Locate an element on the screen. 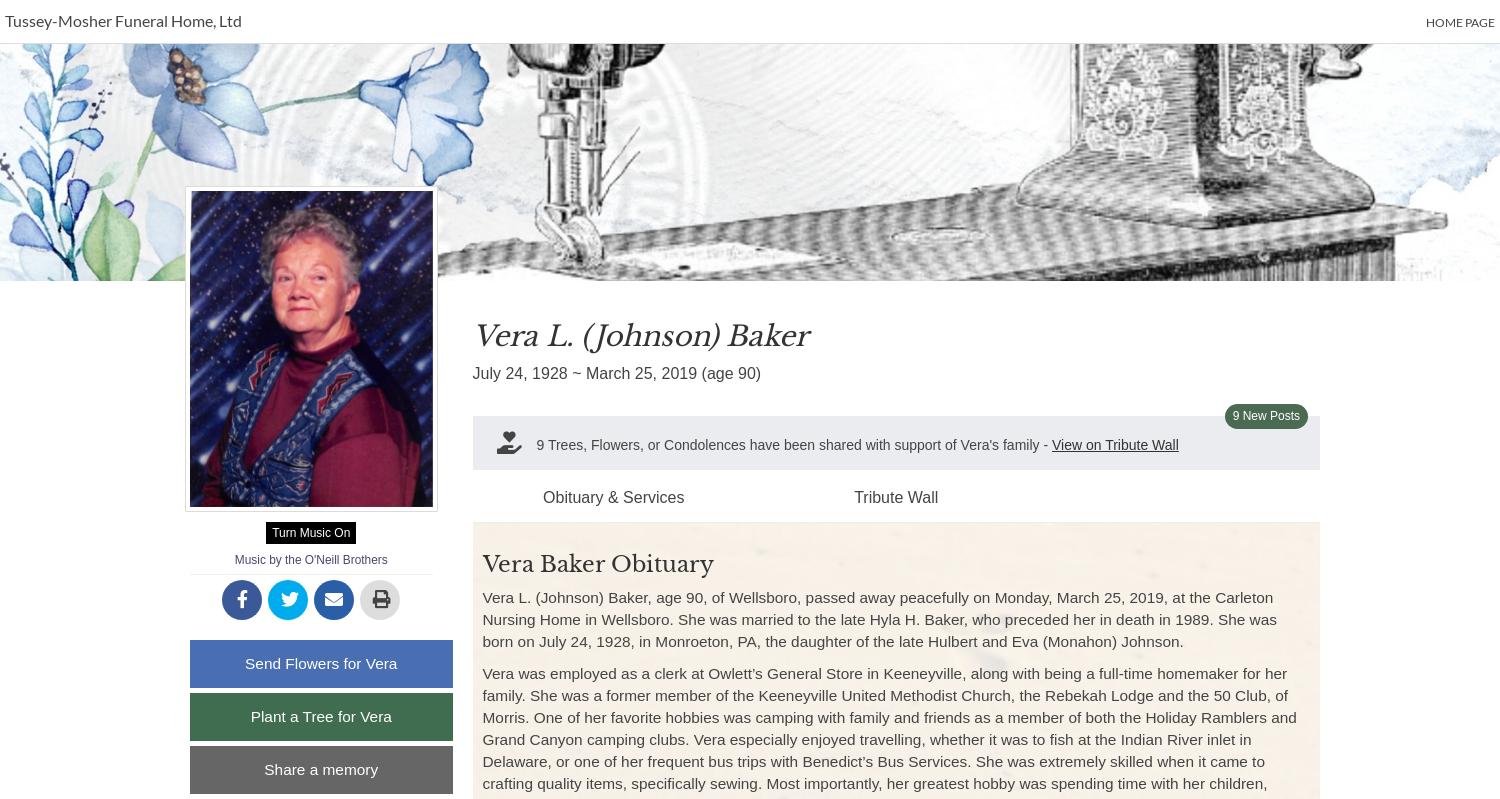 Image resolution: width=1500 pixels, height=799 pixels. '9 Trees, Flowers, or Condolences have been shared with support of Vera's family -' is located at coordinates (793, 444).